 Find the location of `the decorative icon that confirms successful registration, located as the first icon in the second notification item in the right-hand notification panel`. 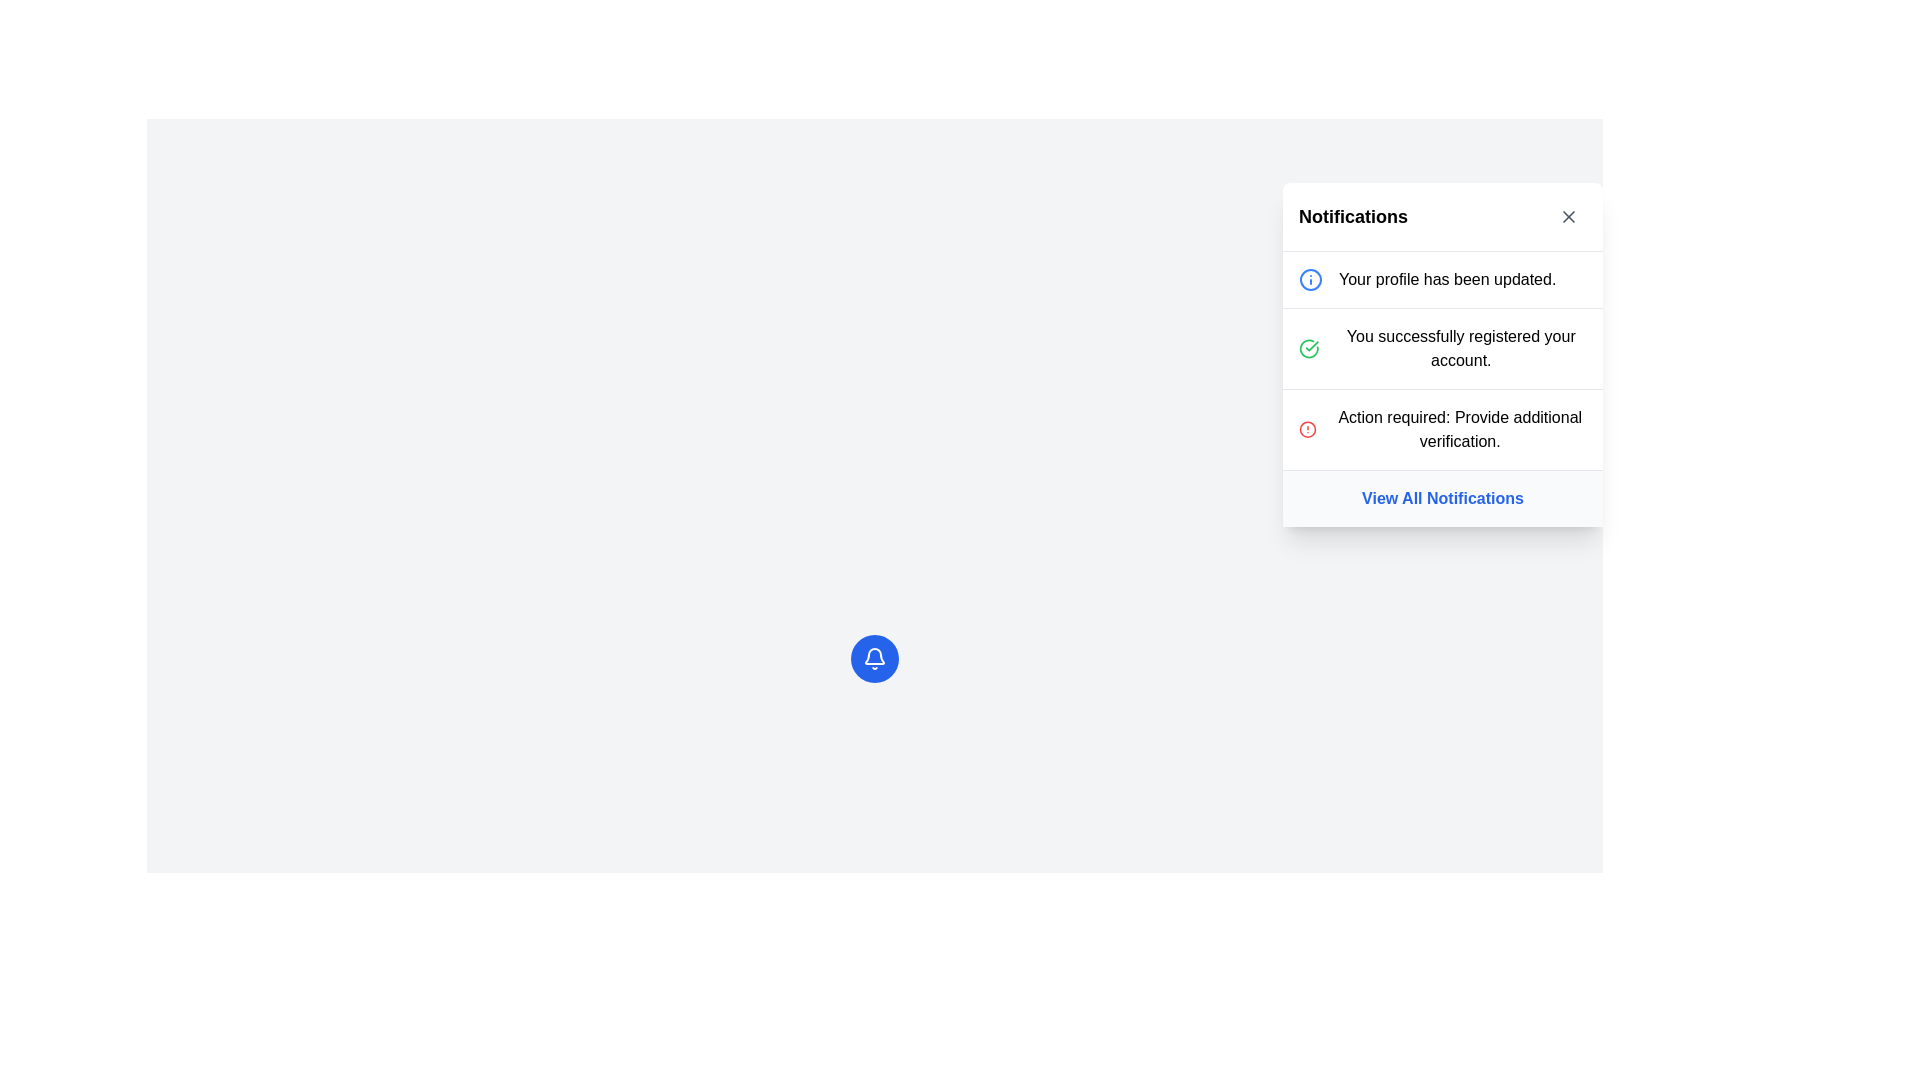

the decorative icon that confirms successful registration, located as the first icon in the second notification item in the right-hand notification panel is located at coordinates (1309, 347).